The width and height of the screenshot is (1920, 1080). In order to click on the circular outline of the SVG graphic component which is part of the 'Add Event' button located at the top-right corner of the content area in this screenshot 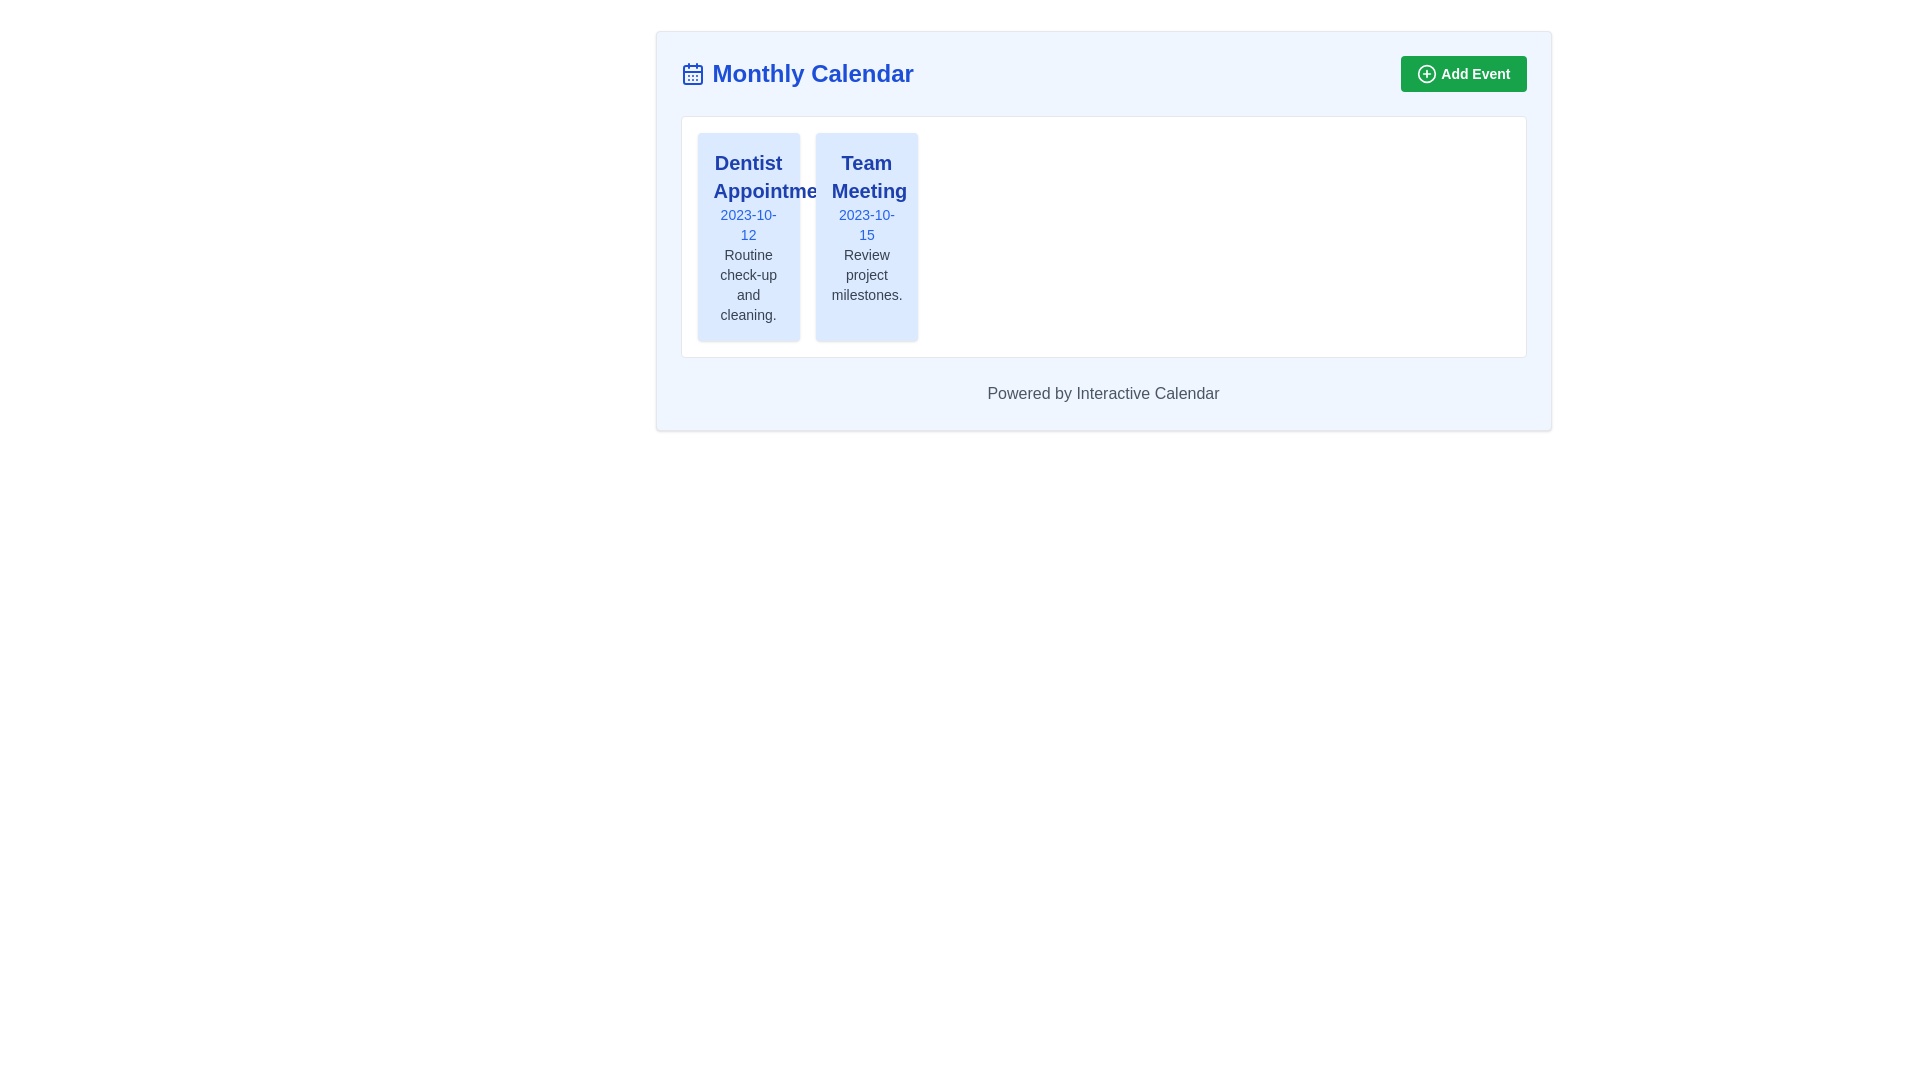, I will do `click(1426, 72)`.